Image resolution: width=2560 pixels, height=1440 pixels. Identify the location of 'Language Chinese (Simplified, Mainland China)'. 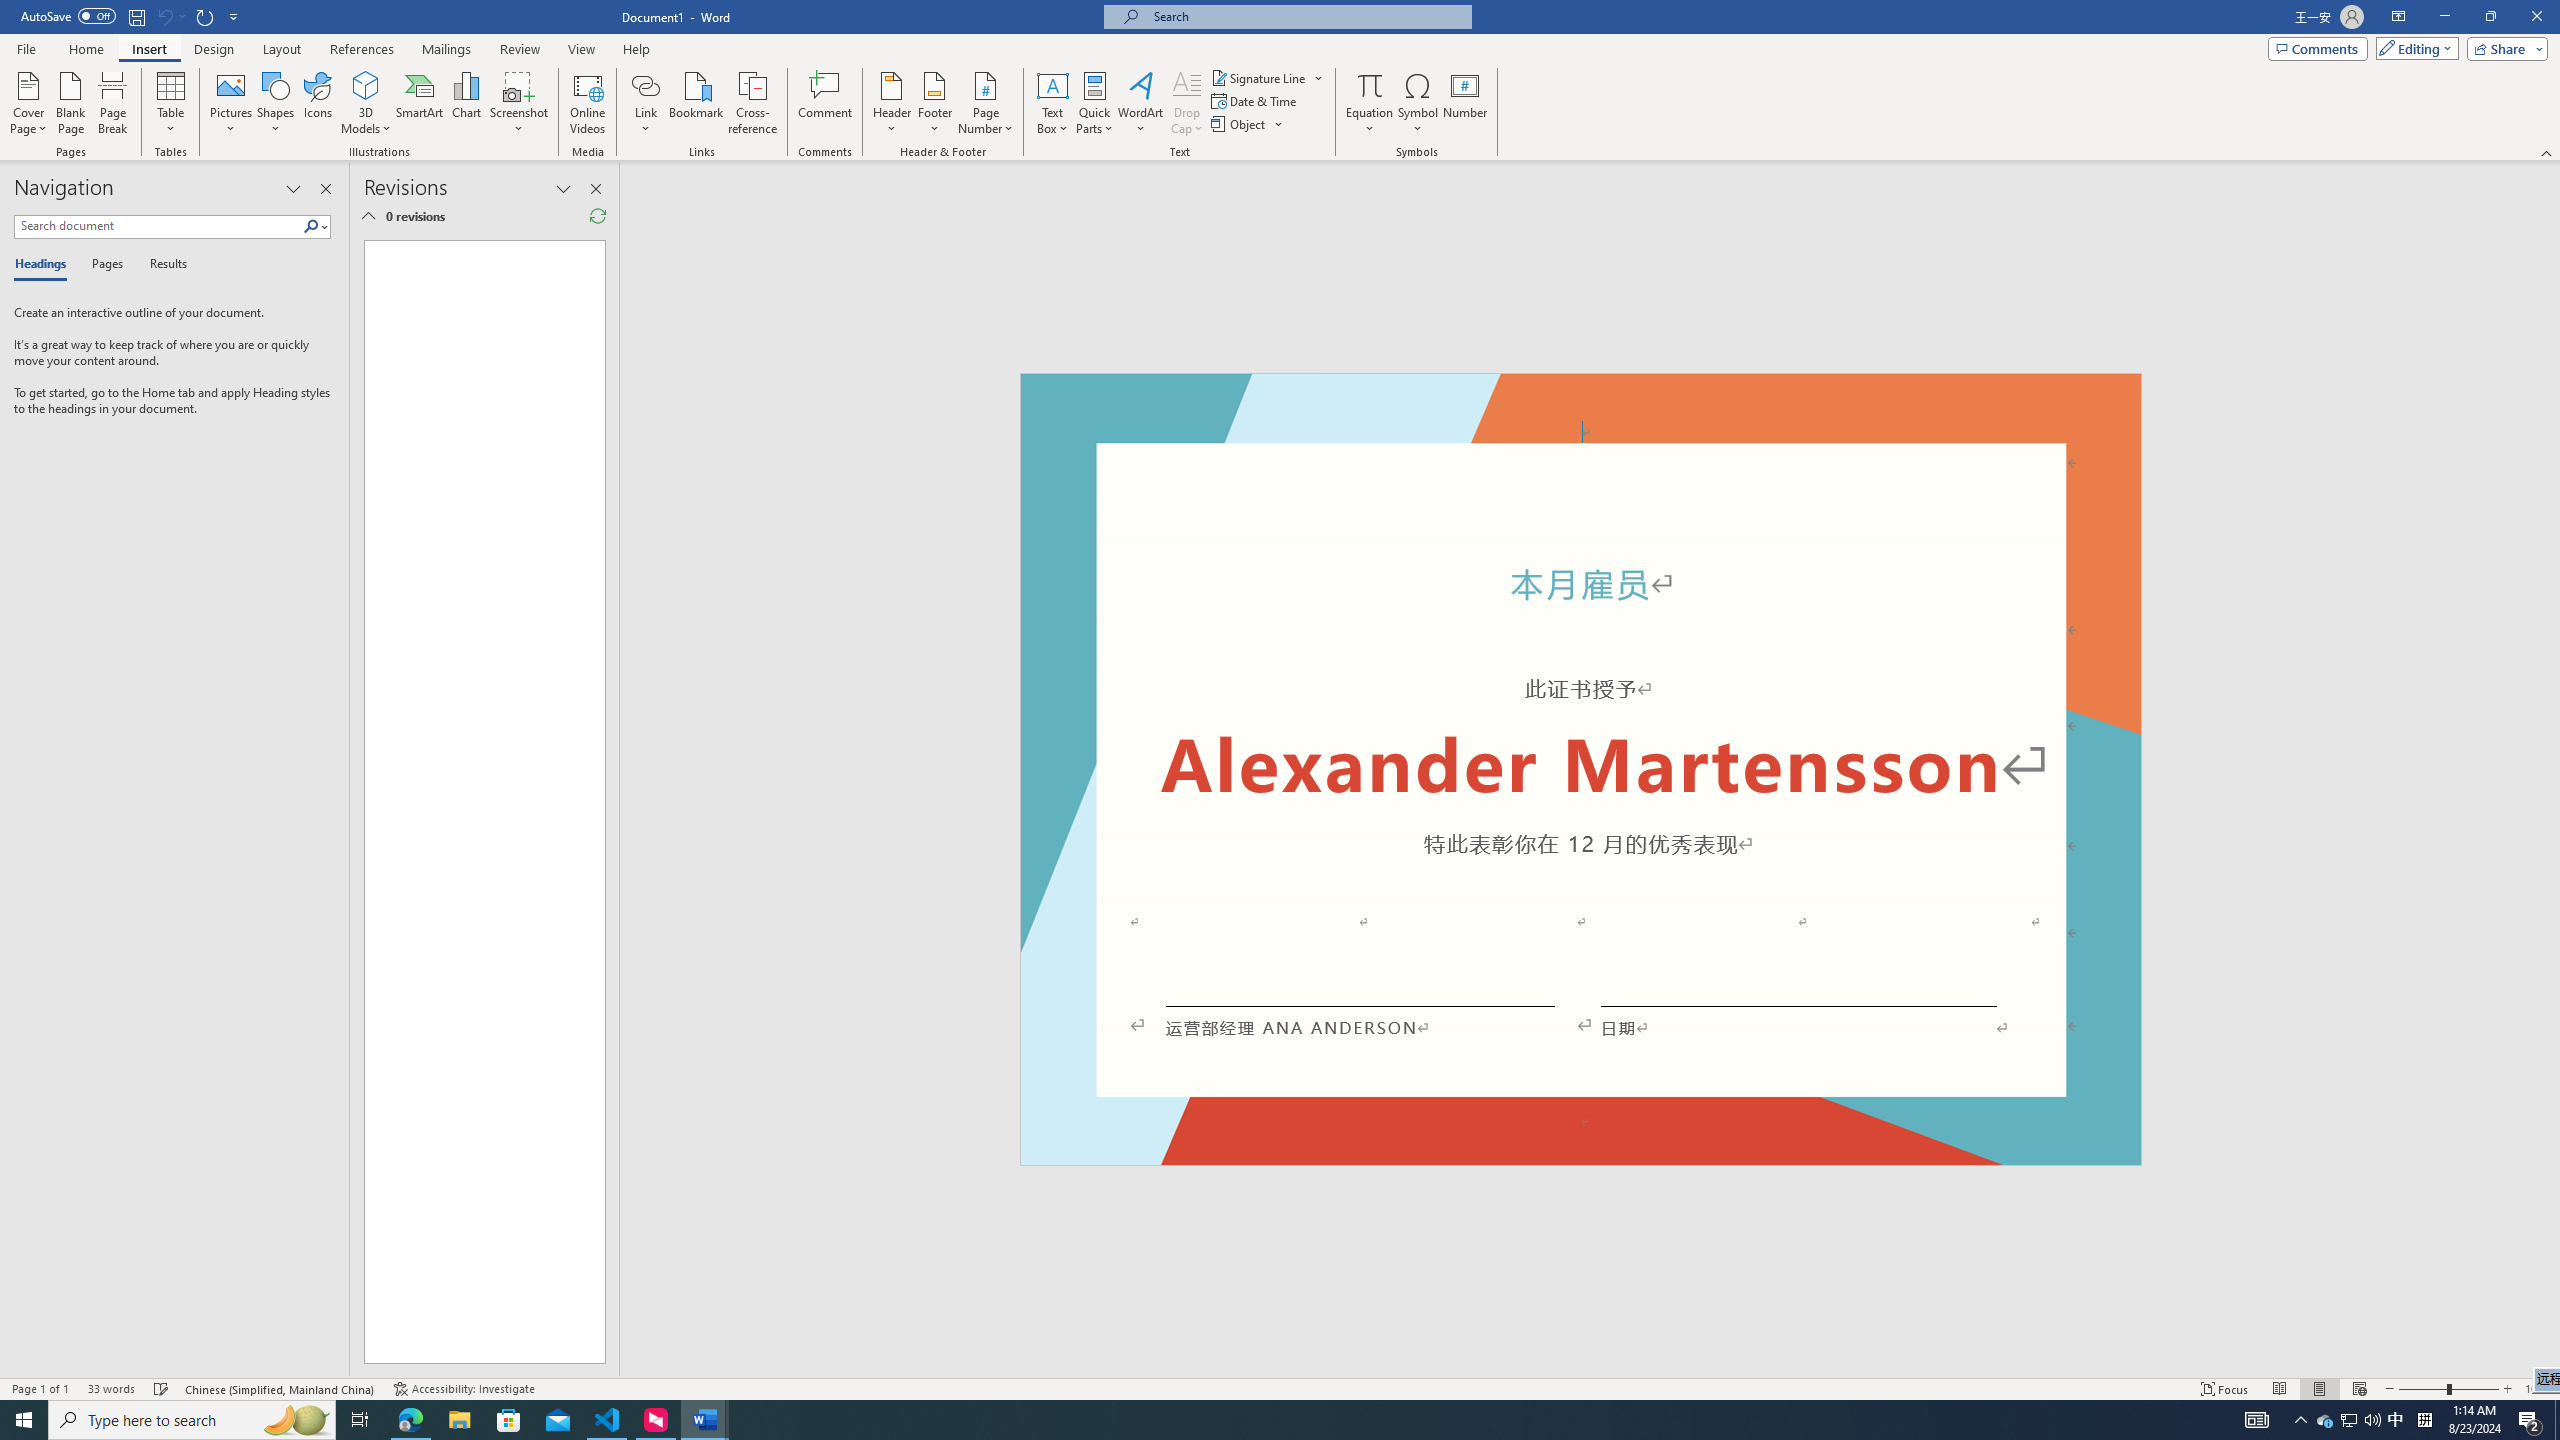
(281, 1389).